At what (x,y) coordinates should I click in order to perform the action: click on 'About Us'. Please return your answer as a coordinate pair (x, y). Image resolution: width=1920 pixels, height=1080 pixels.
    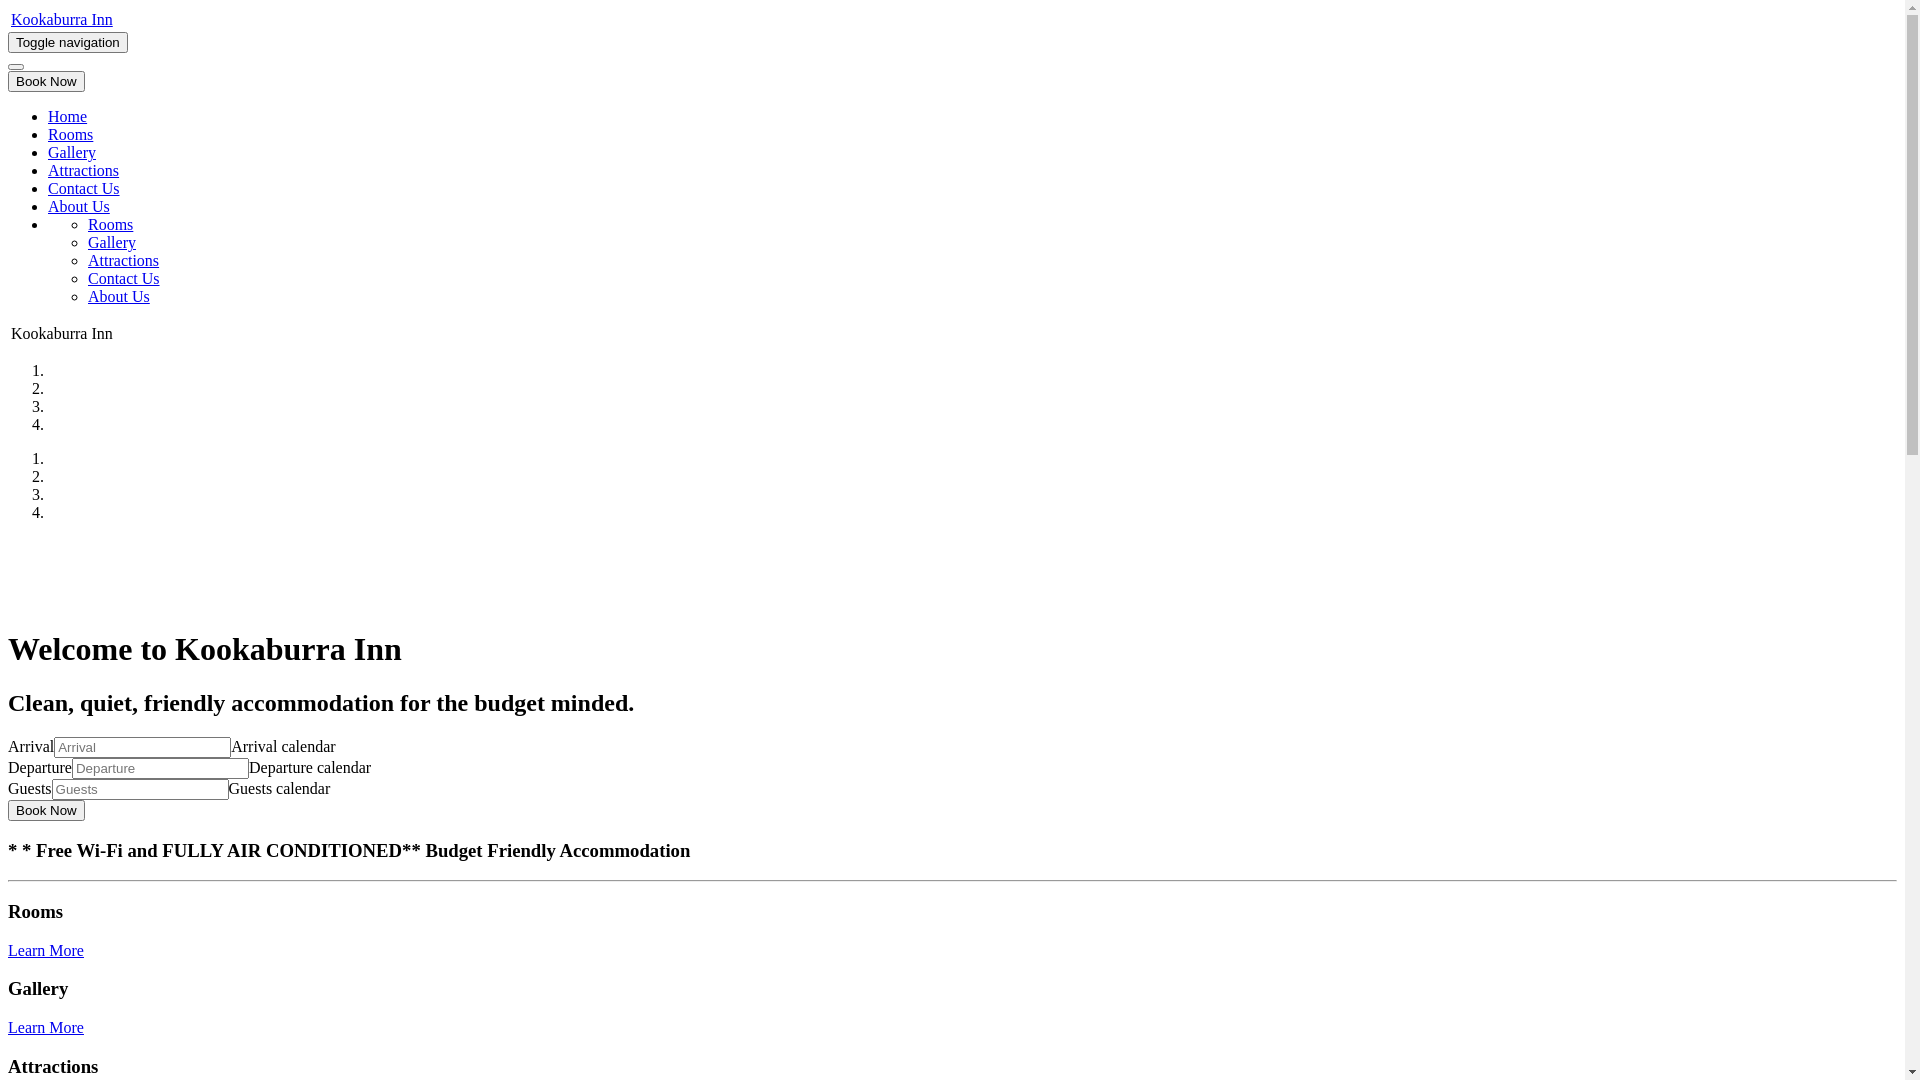
    Looking at the image, I should click on (118, 296).